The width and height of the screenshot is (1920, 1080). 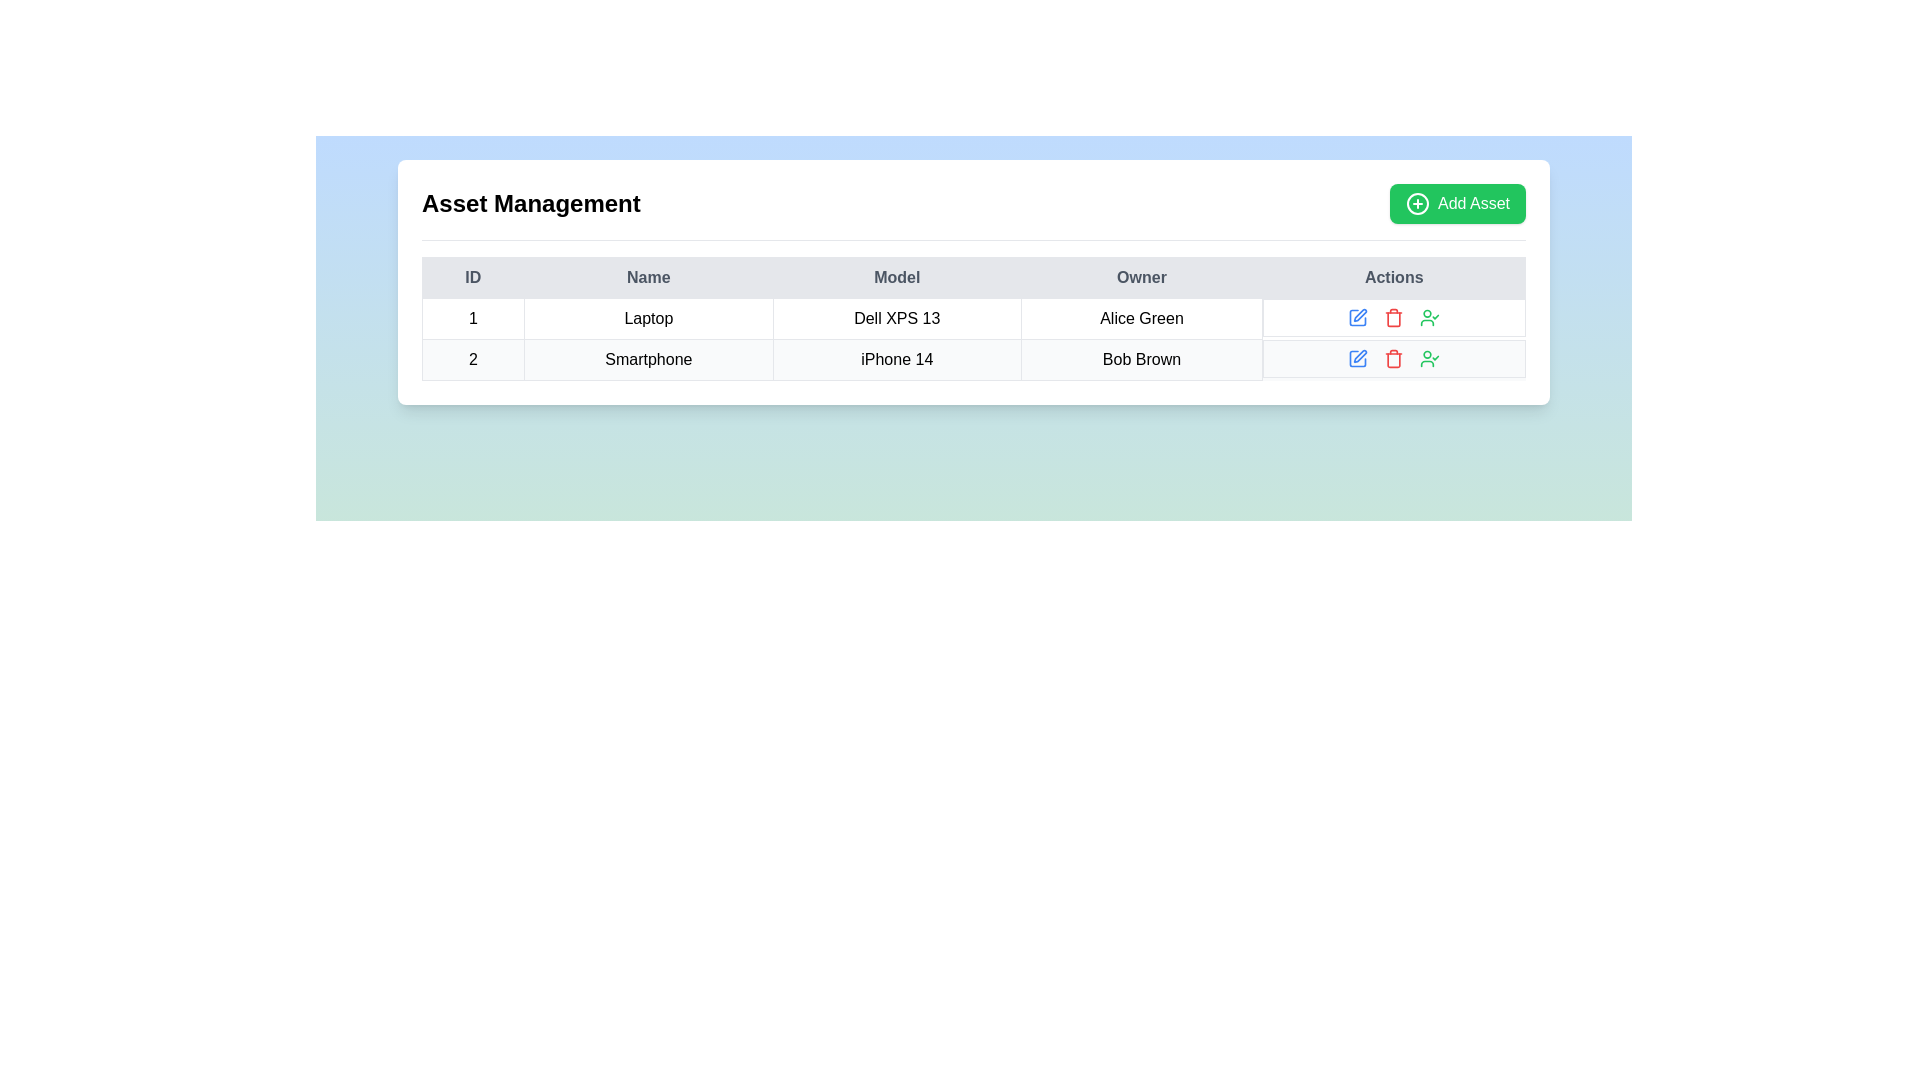 What do you see at coordinates (1429, 316) in the screenshot?
I see `the Icon in the second row of the table under the 'Actions' column, which is the fourth element among its siblings, to indicate or confirm a selected user-related action` at bounding box center [1429, 316].